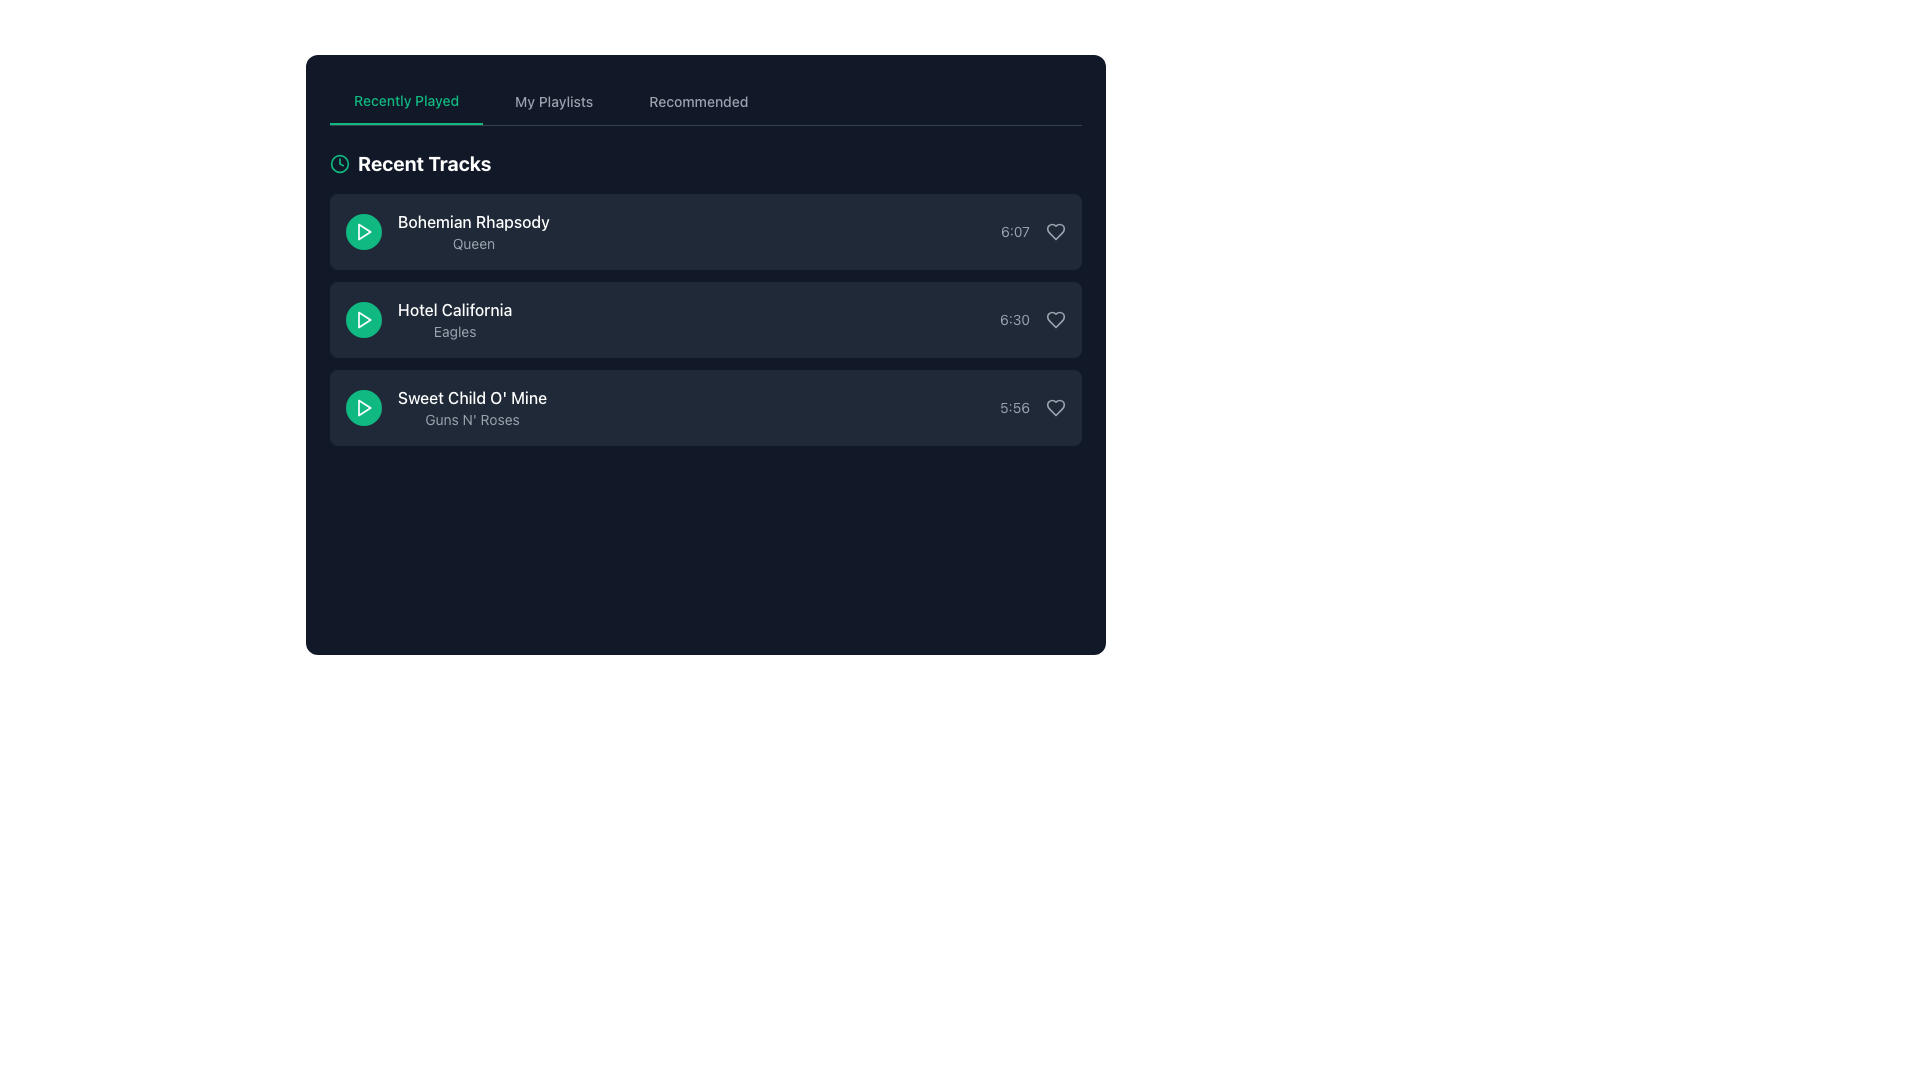 The height and width of the screenshot is (1080, 1920). What do you see at coordinates (428, 319) in the screenshot?
I see `displayed text 'Hotel California' from the second entry in the playlist, which is styled in white medium-weight font and has 'Eagles' in smaller gray font beneath it` at bounding box center [428, 319].